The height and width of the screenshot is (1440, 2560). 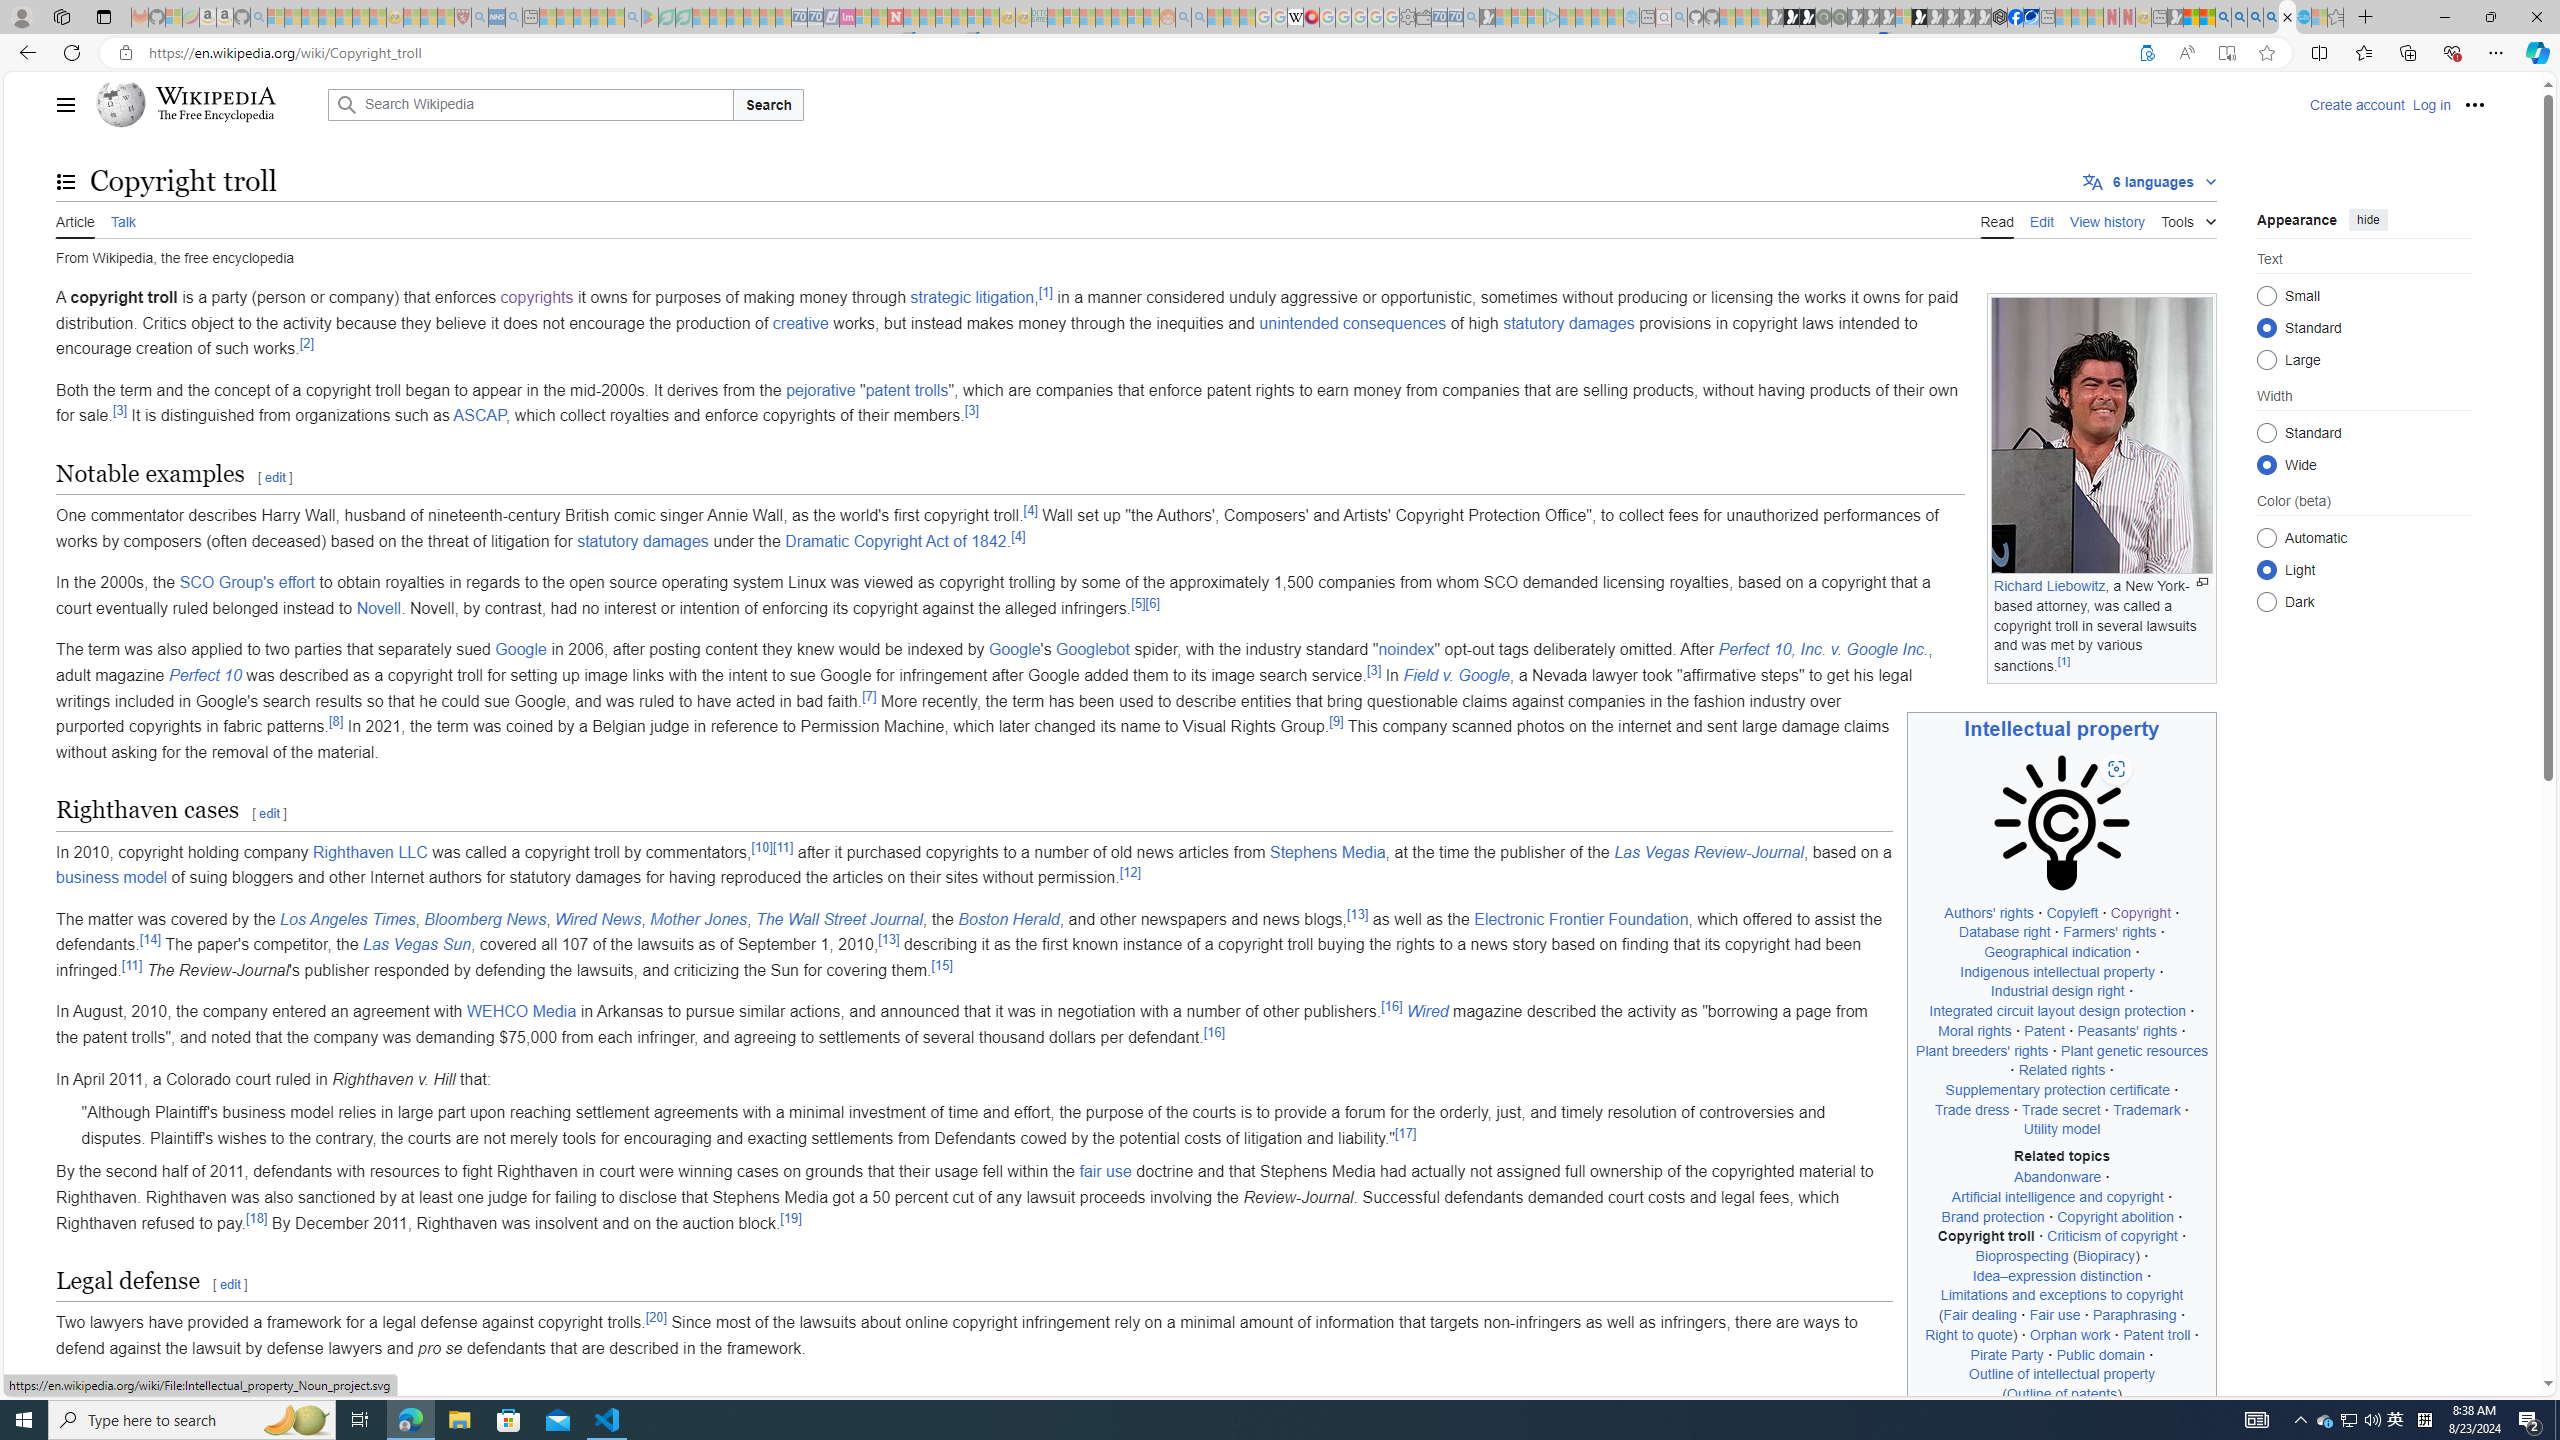 What do you see at coordinates (2335, 16) in the screenshot?
I see `'Favorites - Sleeping'` at bounding box center [2335, 16].